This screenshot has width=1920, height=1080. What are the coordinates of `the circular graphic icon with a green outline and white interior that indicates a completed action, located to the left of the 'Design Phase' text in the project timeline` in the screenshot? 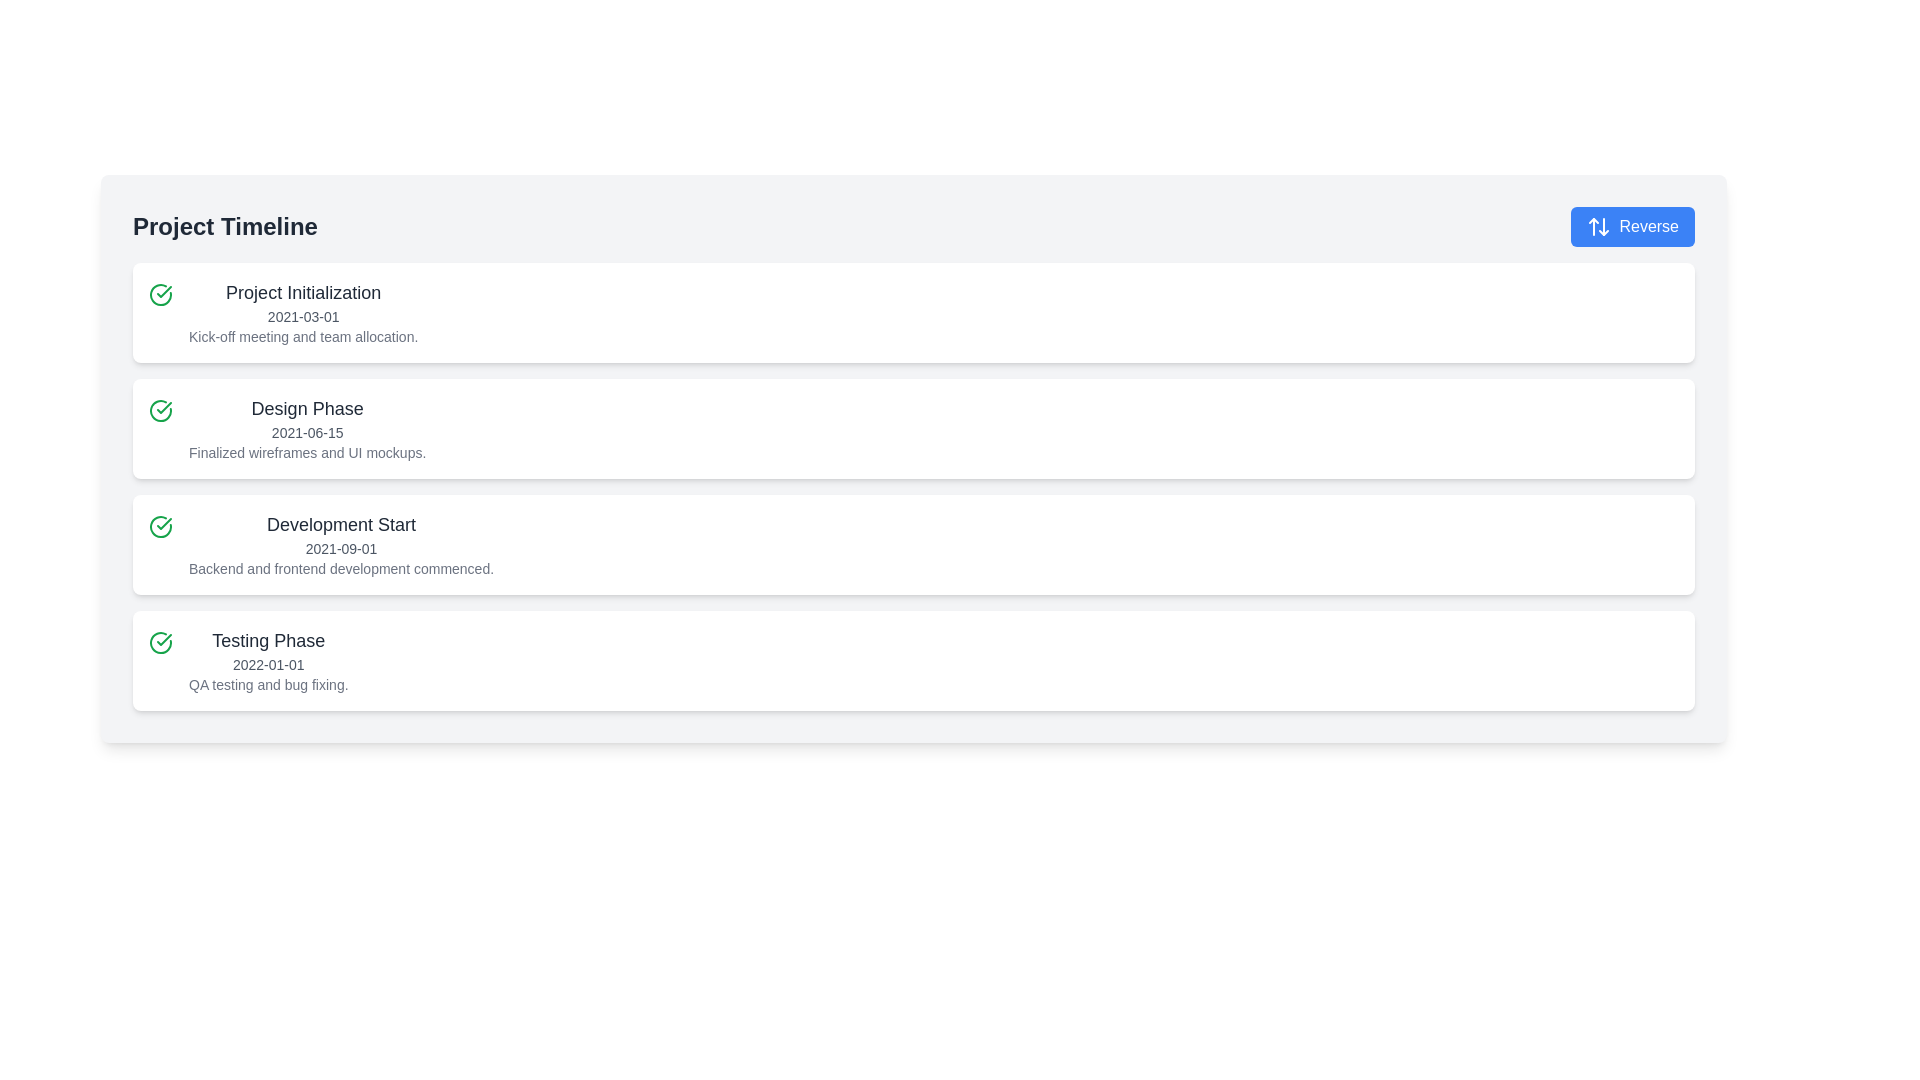 It's located at (161, 410).